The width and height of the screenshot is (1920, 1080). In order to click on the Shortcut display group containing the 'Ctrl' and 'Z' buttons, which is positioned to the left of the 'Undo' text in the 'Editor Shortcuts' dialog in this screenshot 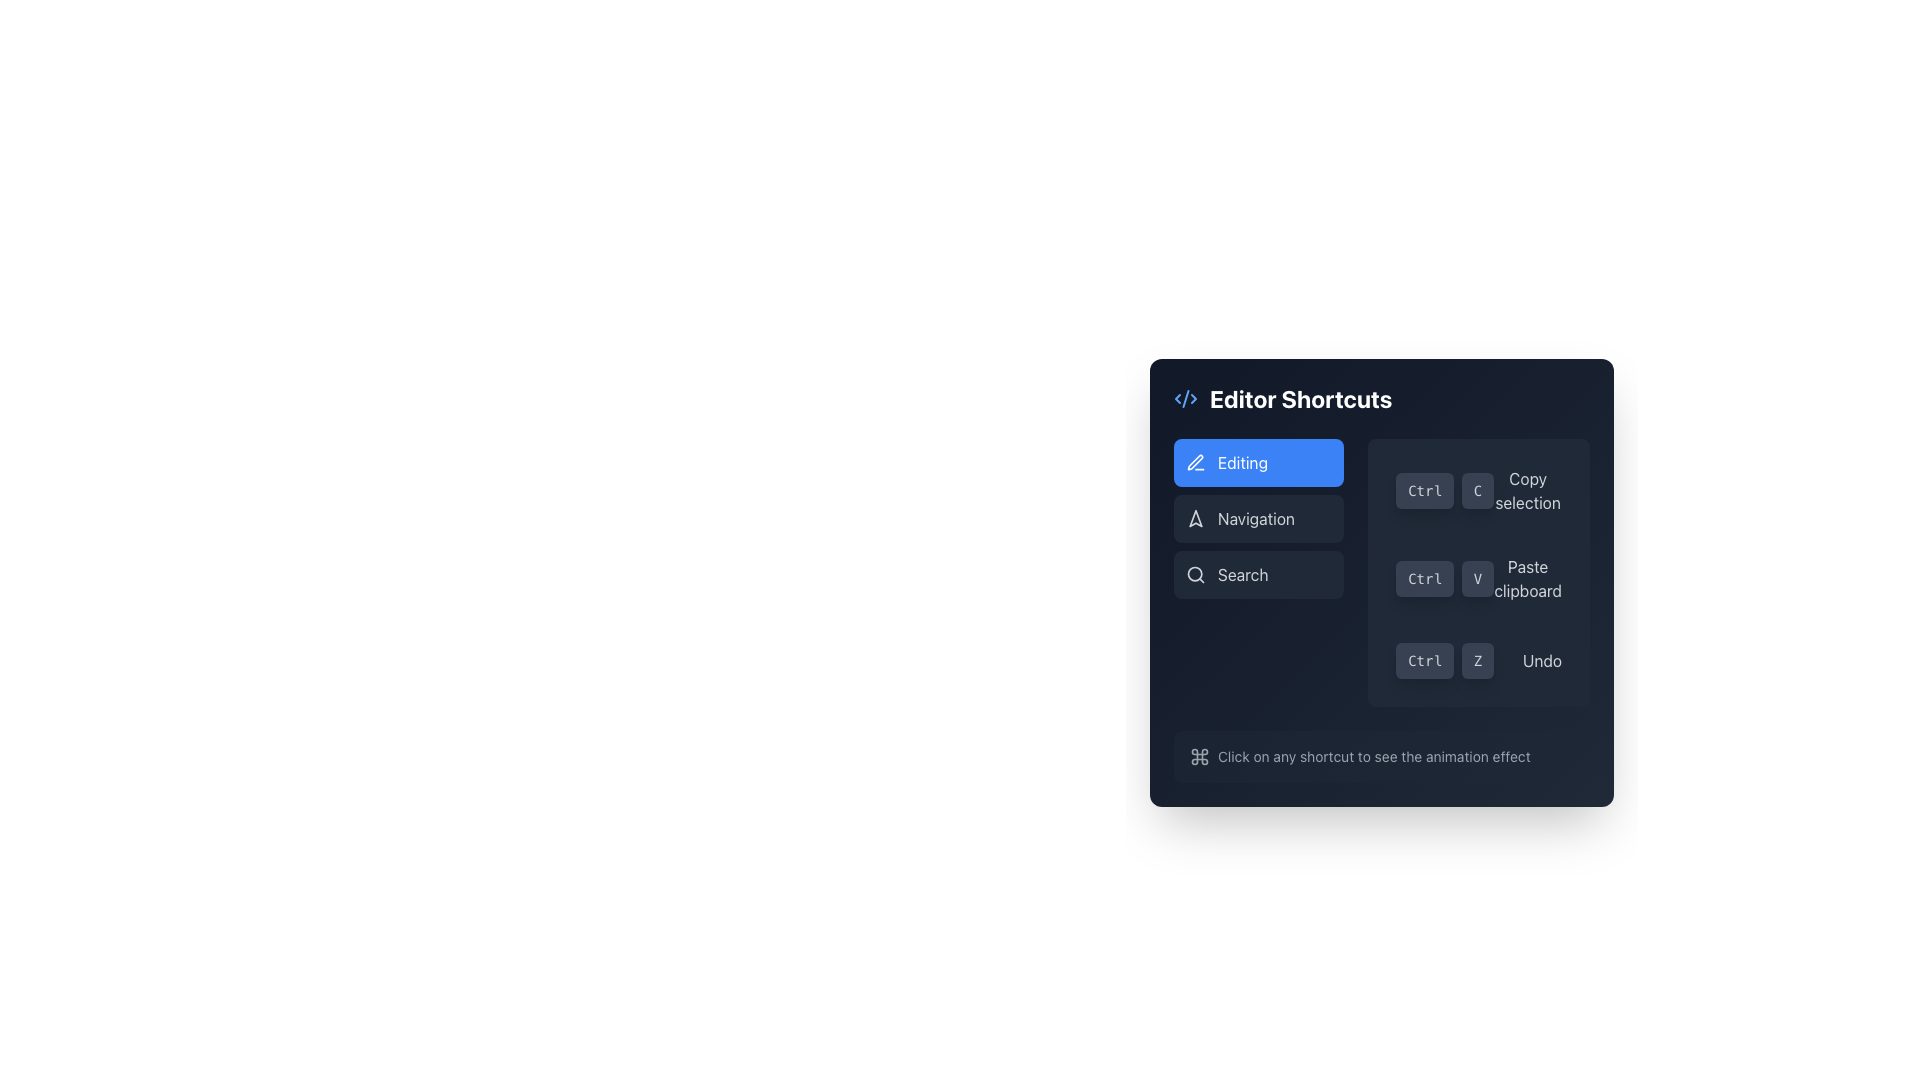, I will do `click(1445, 660)`.